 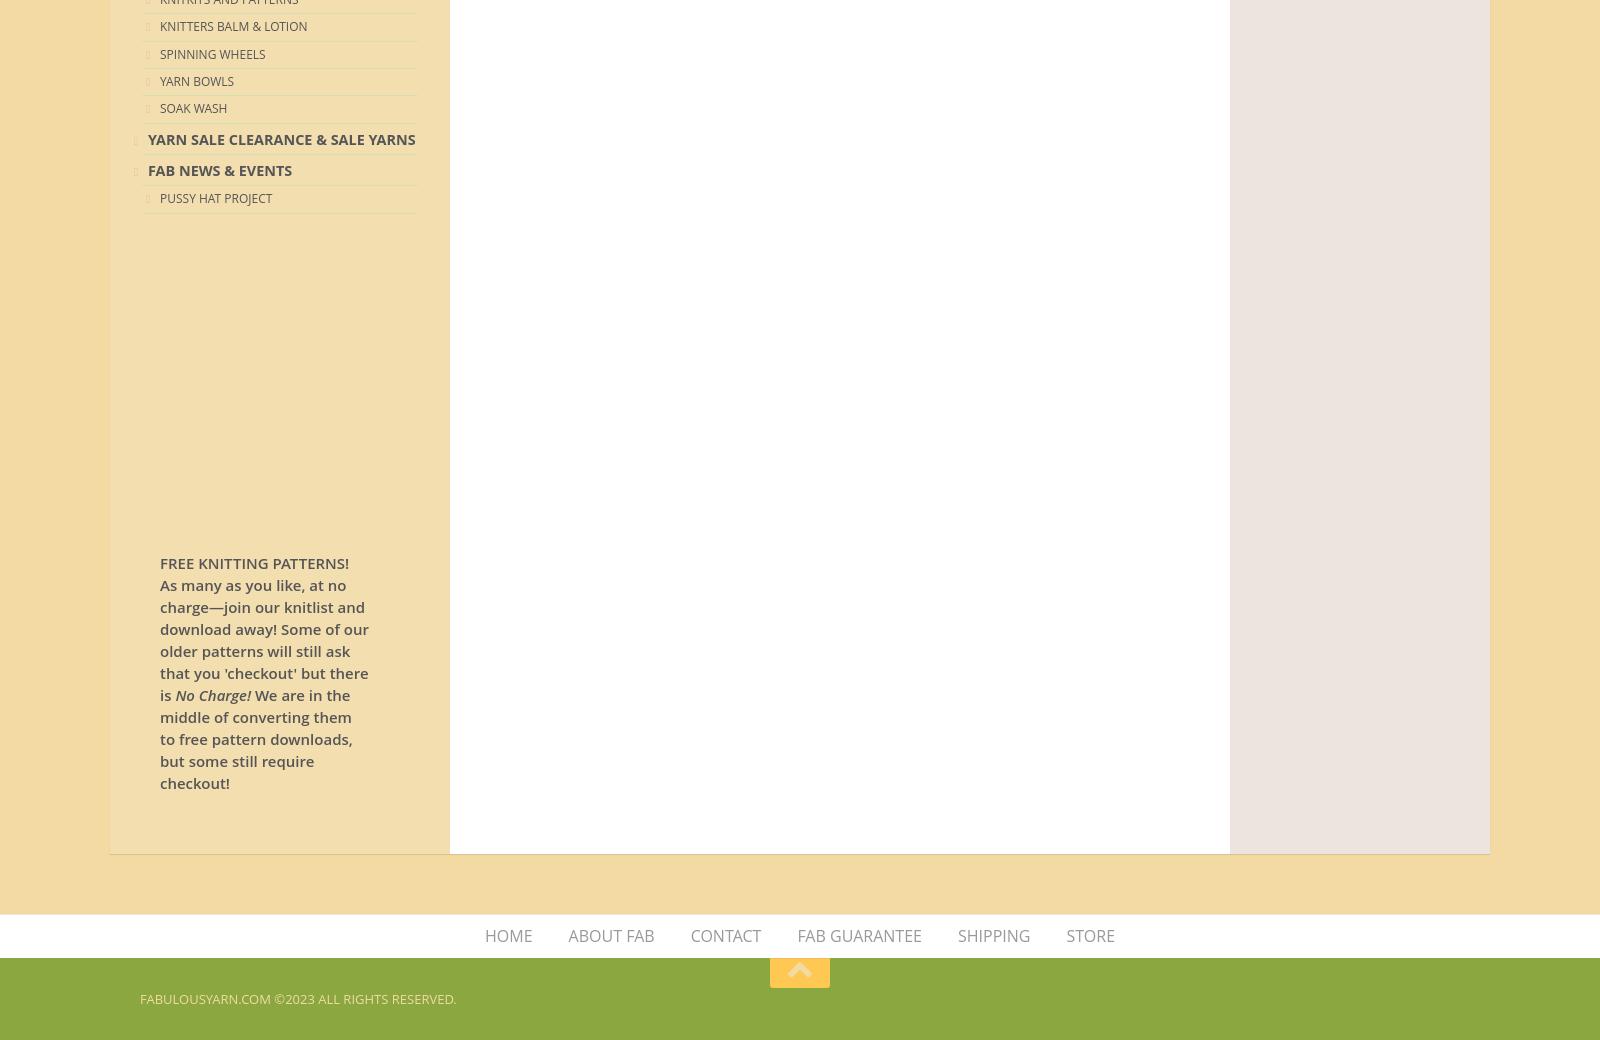 What do you see at coordinates (216, 198) in the screenshot?
I see `'Pussy Hat Project'` at bounding box center [216, 198].